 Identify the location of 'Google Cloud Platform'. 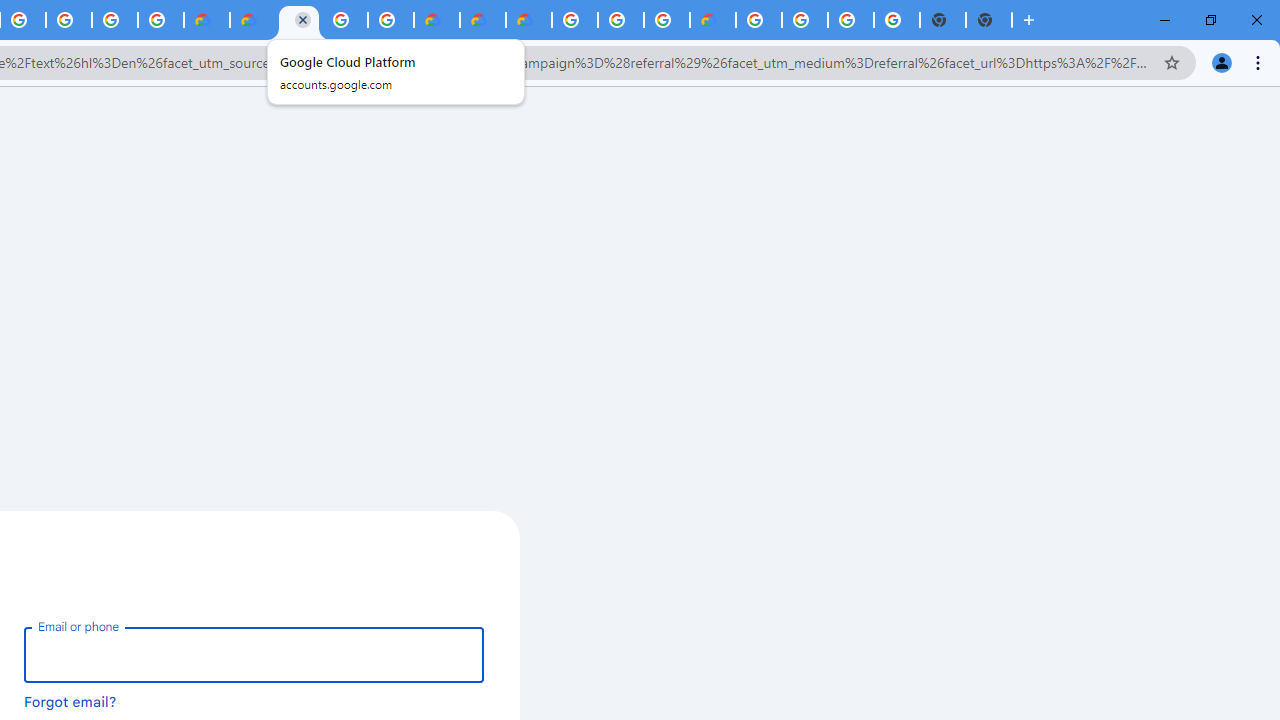
(345, 20).